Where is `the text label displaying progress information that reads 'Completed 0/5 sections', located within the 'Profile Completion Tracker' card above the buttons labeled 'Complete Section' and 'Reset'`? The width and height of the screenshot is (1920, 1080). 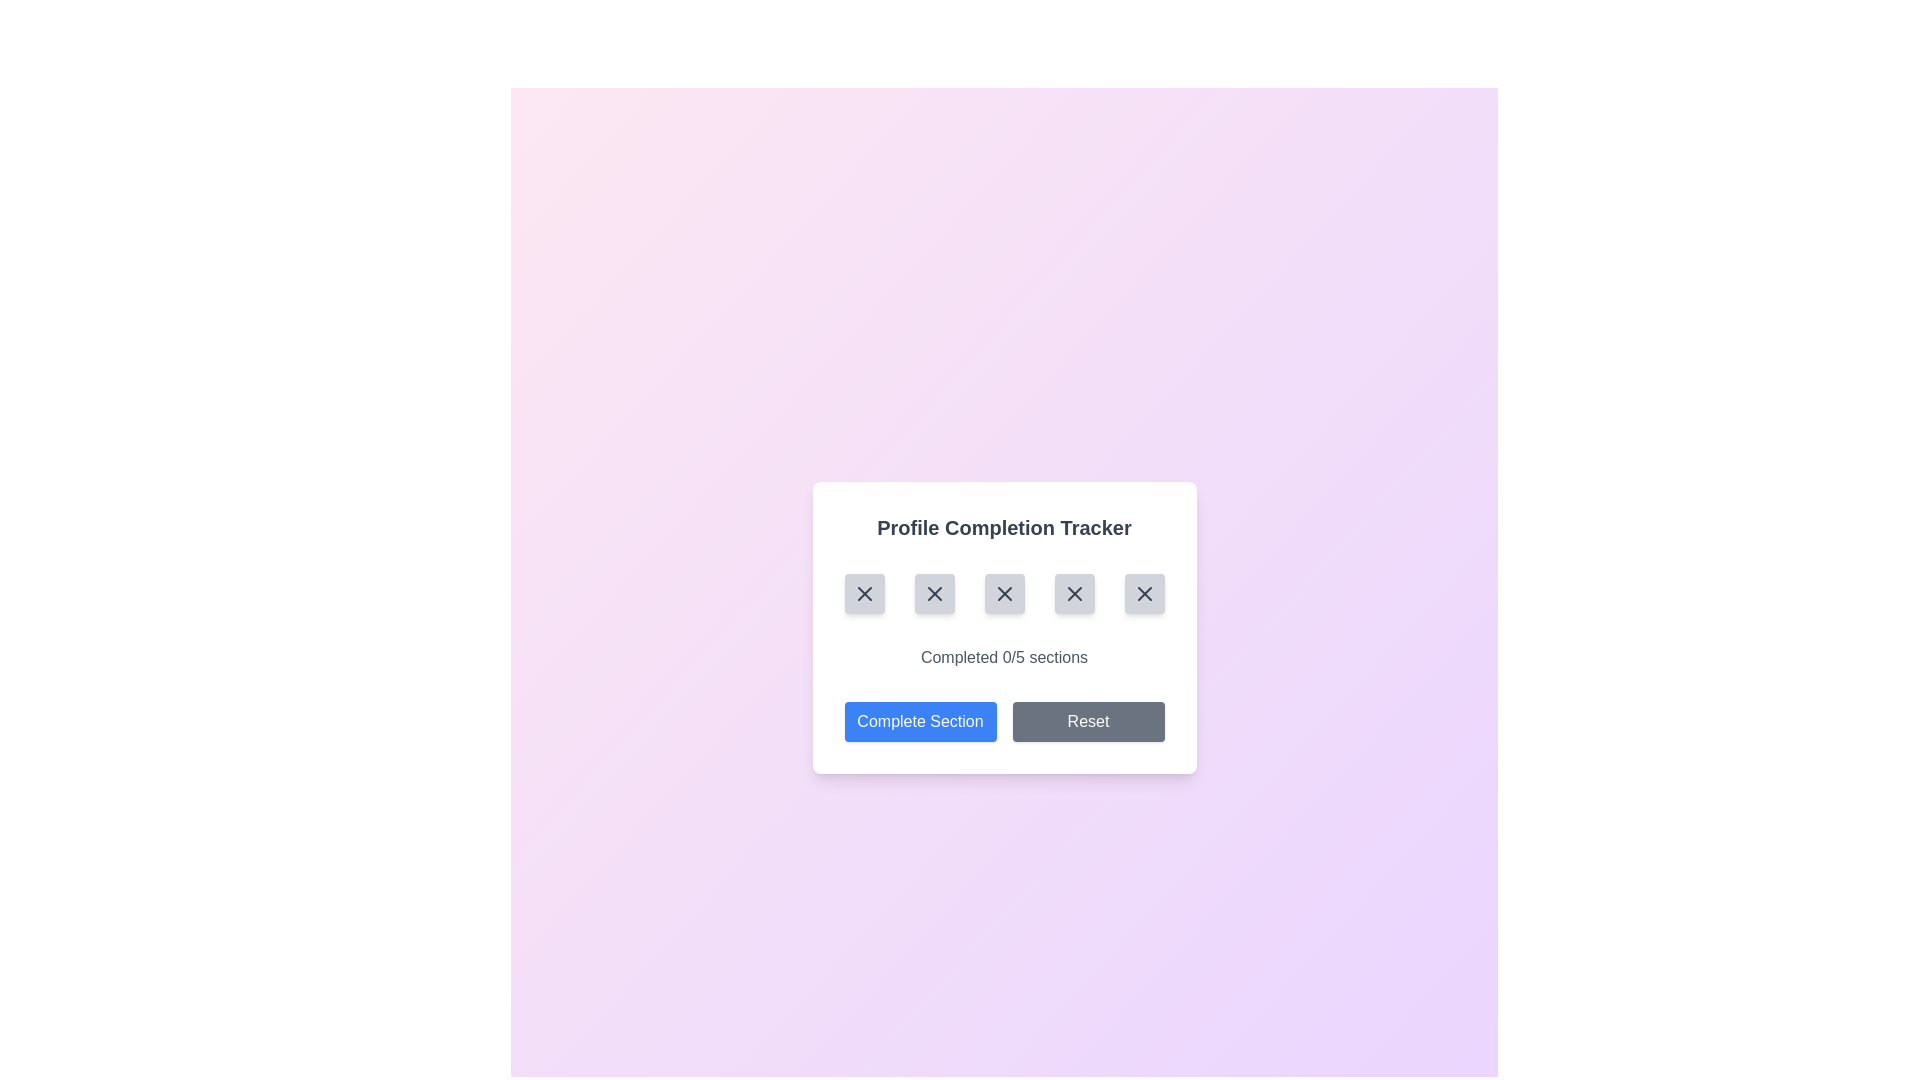 the text label displaying progress information that reads 'Completed 0/5 sections', located within the 'Profile Completion Tracker' card above the buttons labeled 'Complete Section' and 'Reset' is located at coordinates (1004, 658).